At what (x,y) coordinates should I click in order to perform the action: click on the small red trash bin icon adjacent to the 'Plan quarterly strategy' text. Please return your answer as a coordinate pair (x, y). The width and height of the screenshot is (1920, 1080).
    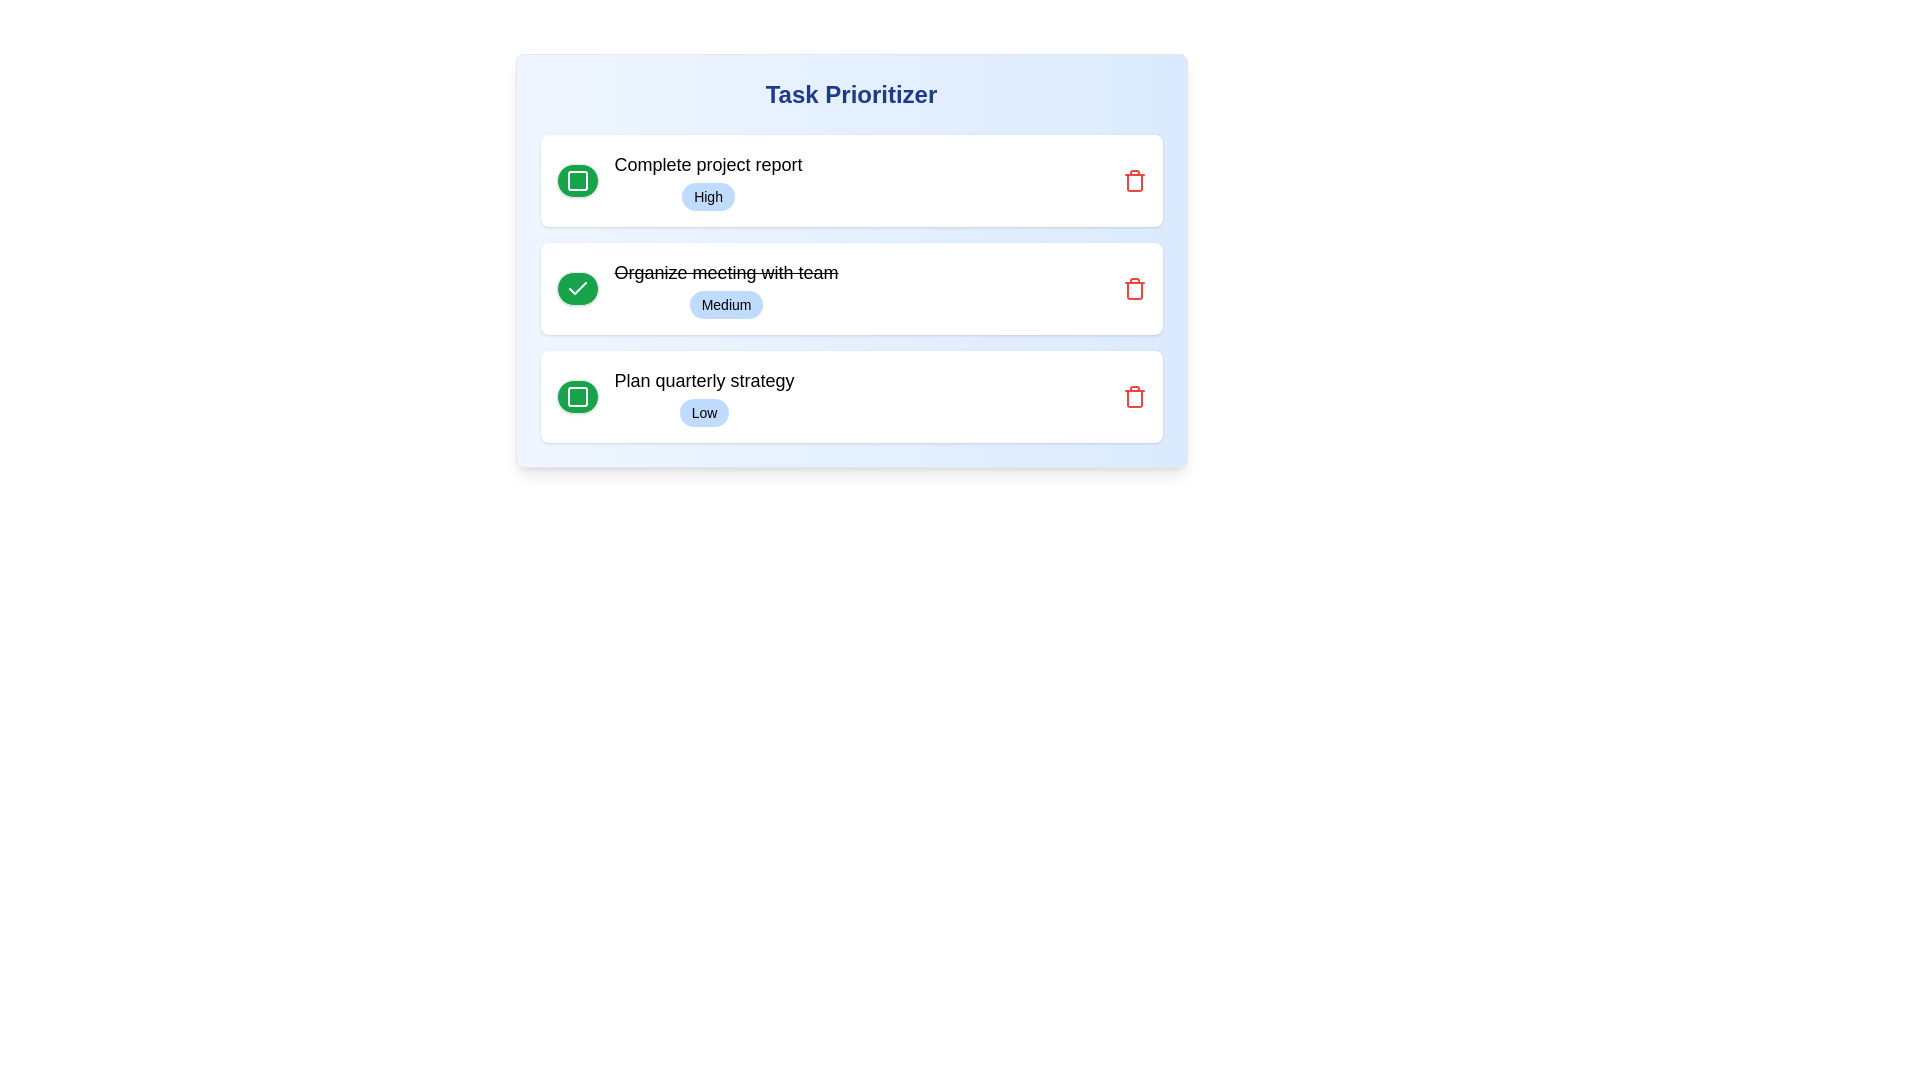
    Looking at the image, I should click on (1134, 397).